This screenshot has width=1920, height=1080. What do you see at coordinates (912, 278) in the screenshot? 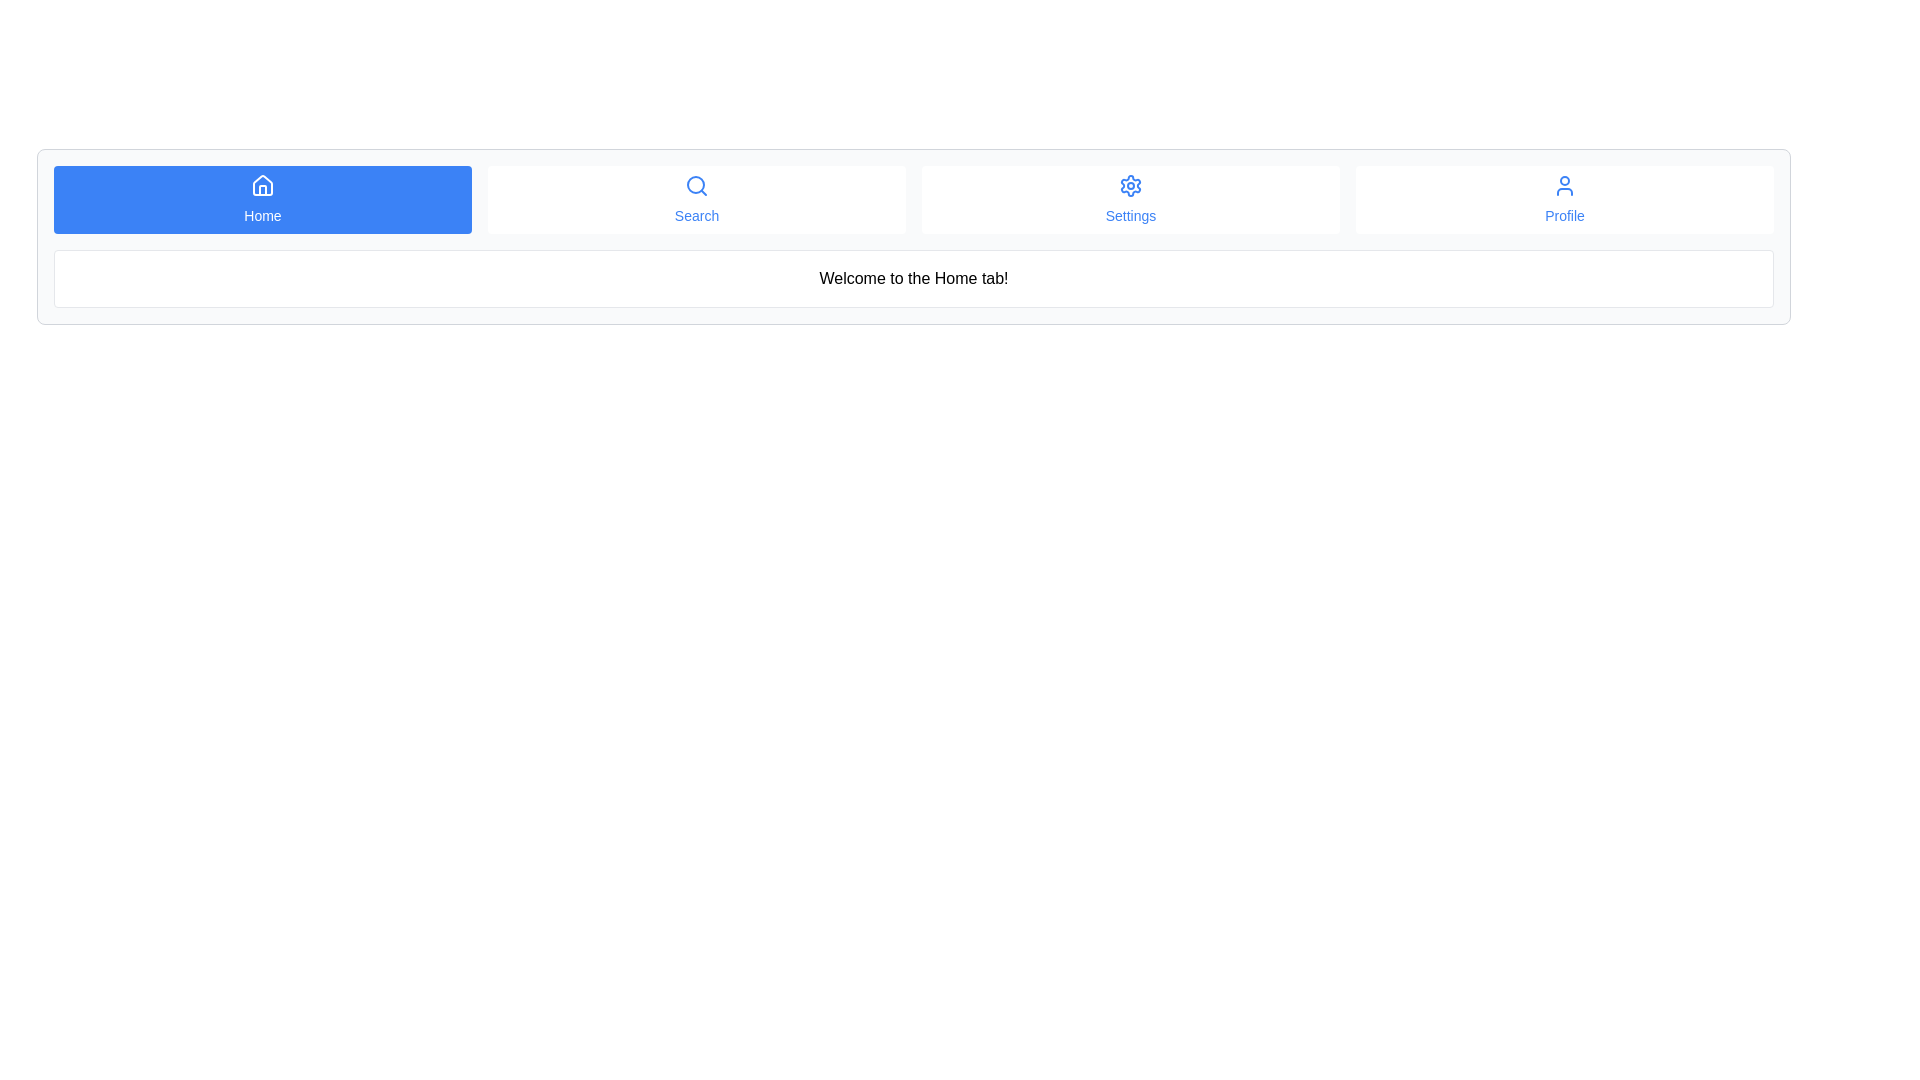
I see `text from the informational text box that contains the message 'Welcome to the Home tab!' centered inside it` at bounding box center [912, 278].